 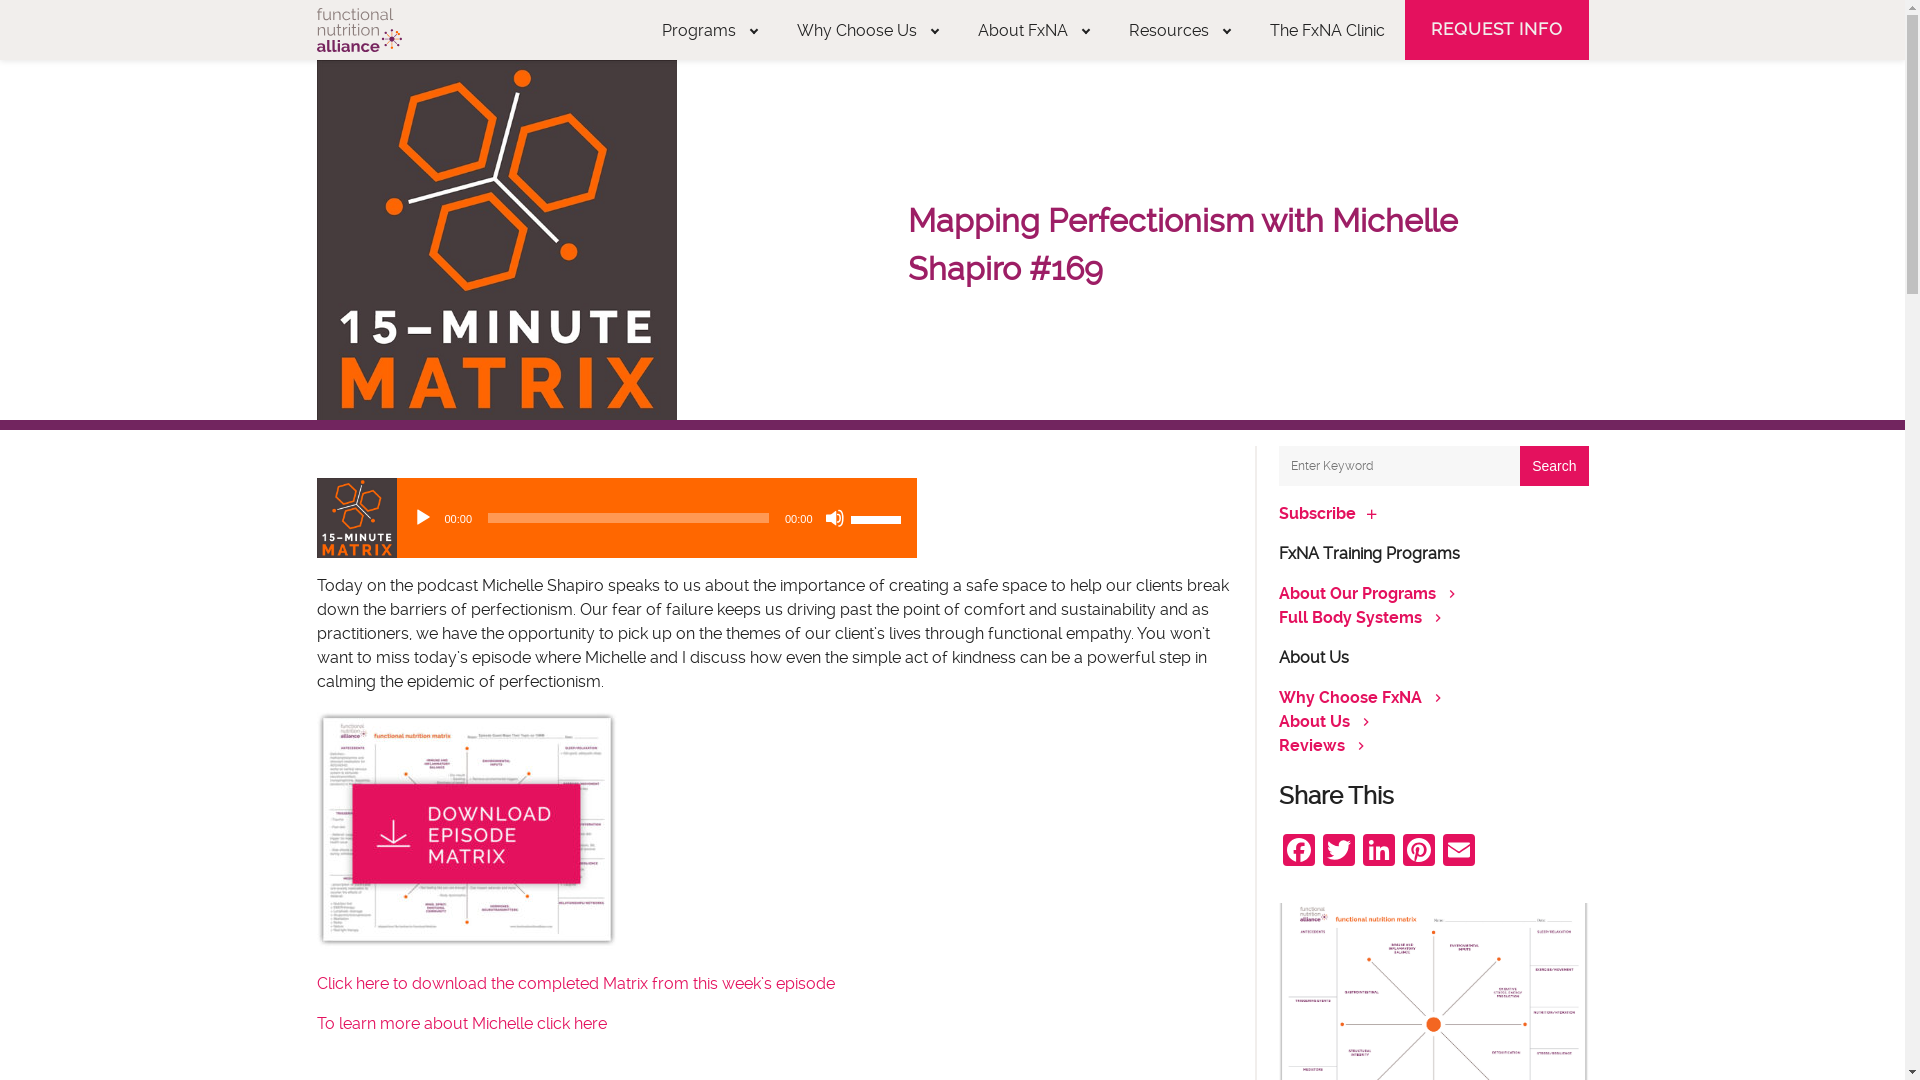 I want to click on 'Why Choose Us', so click(x=867, y=30).